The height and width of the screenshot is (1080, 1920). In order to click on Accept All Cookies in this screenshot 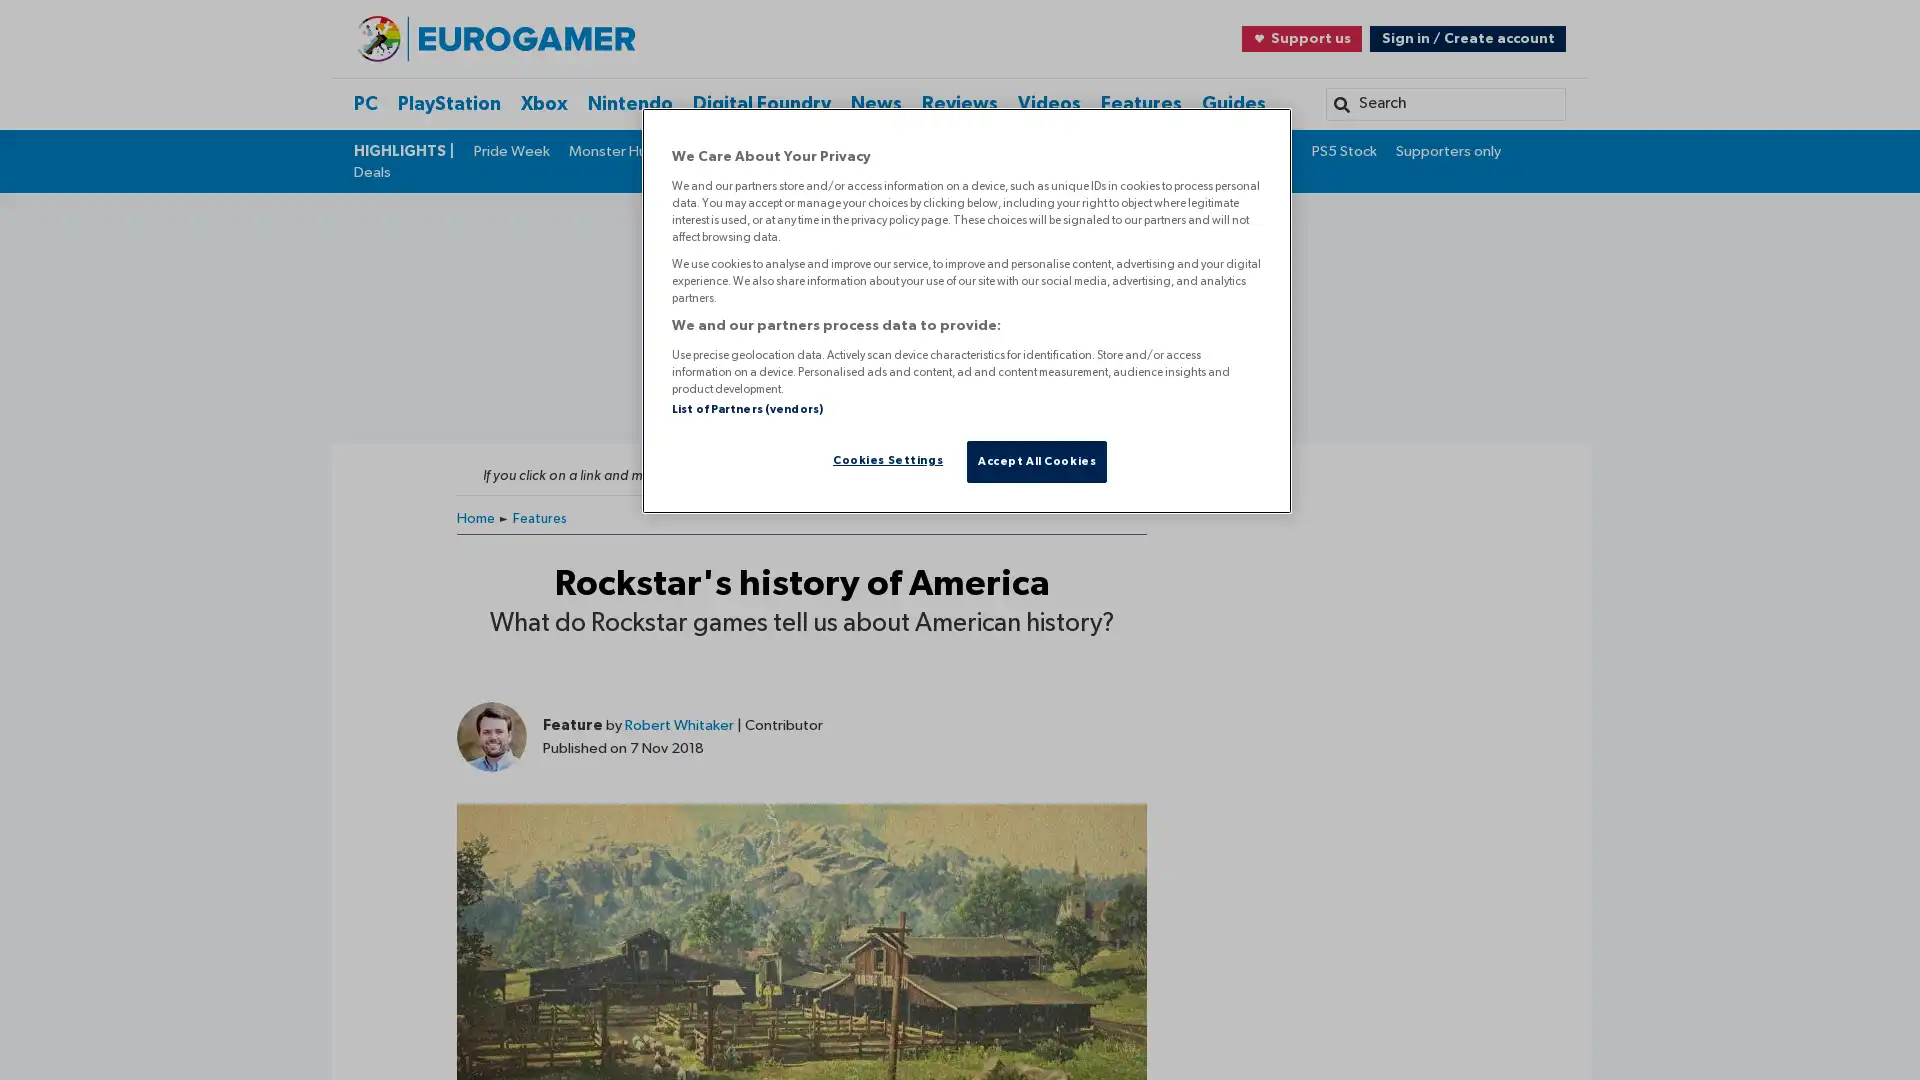, I will do `click(1036, 461)`.